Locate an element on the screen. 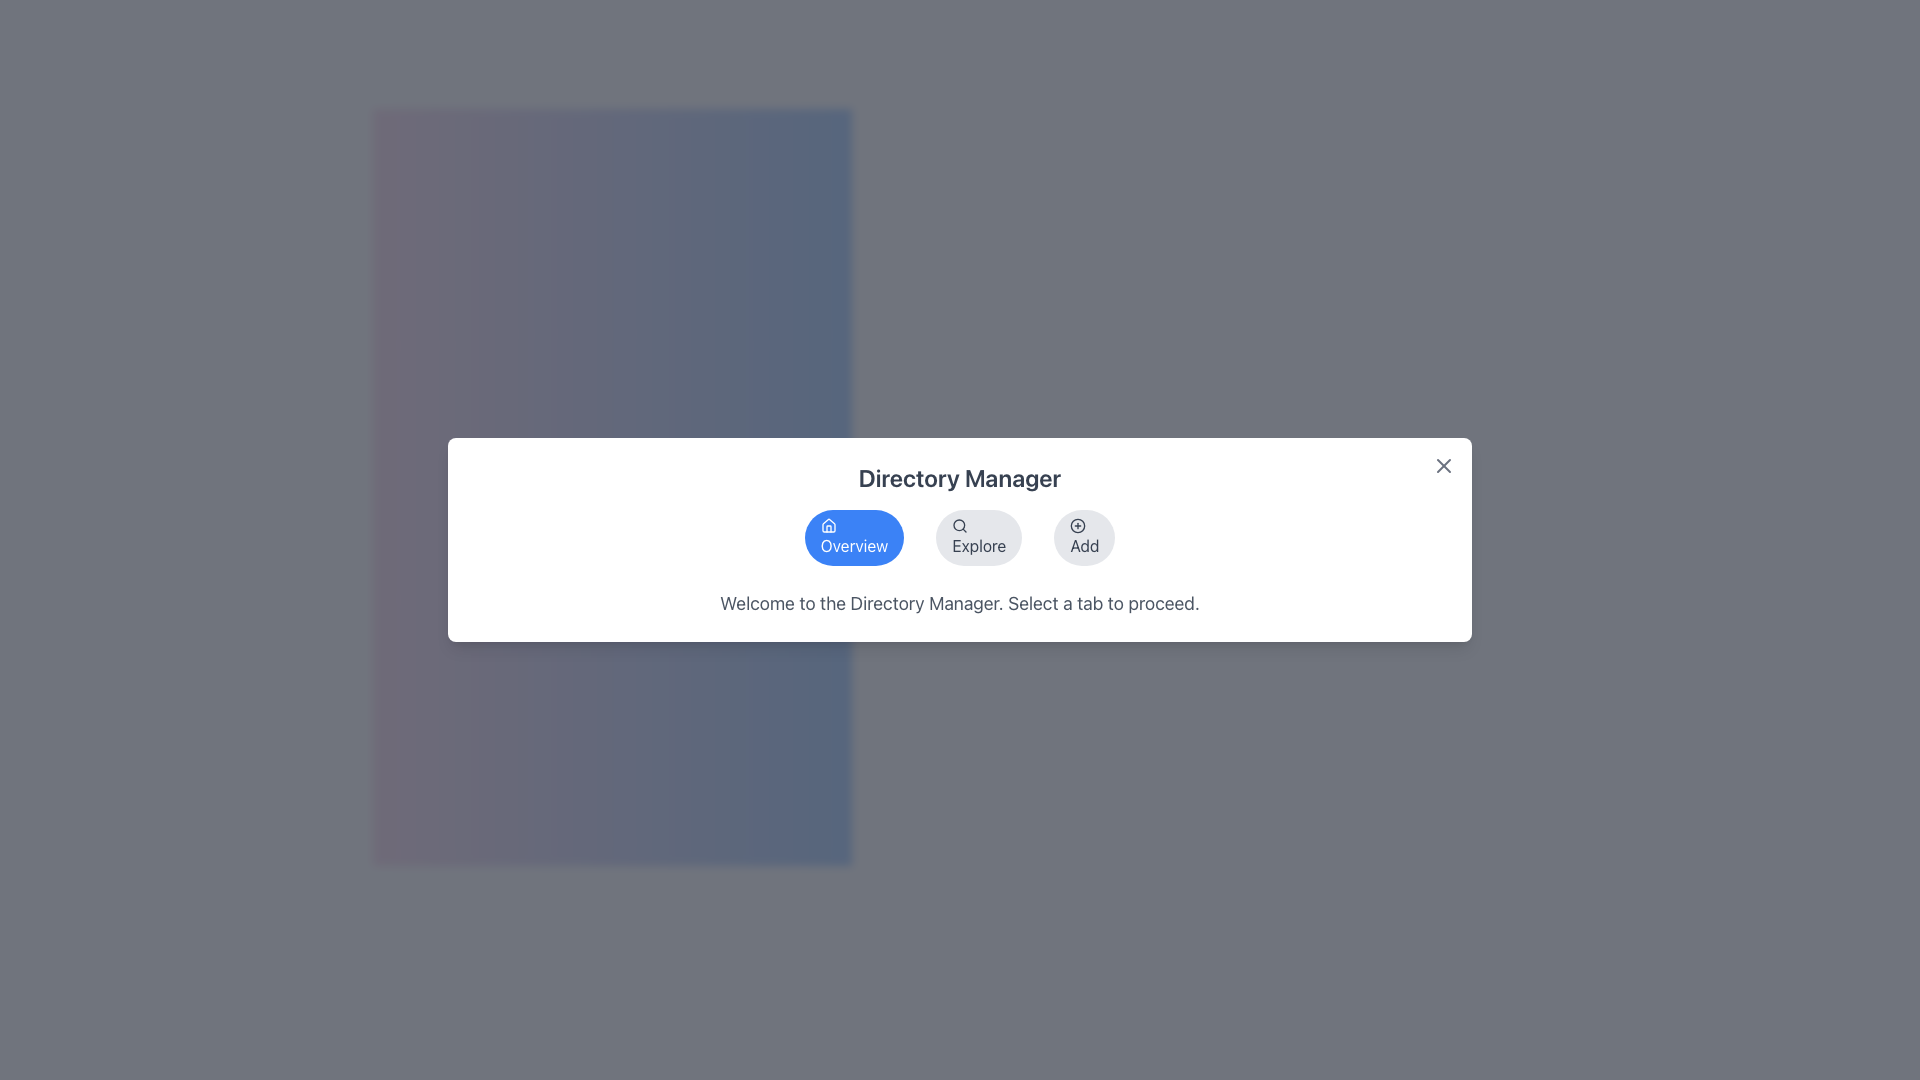  the circular icon with a plus sign (+) in the middle, which is part of the 'Add' button in the 'Directory Manager' modal is located at coordinates (1077, 524).